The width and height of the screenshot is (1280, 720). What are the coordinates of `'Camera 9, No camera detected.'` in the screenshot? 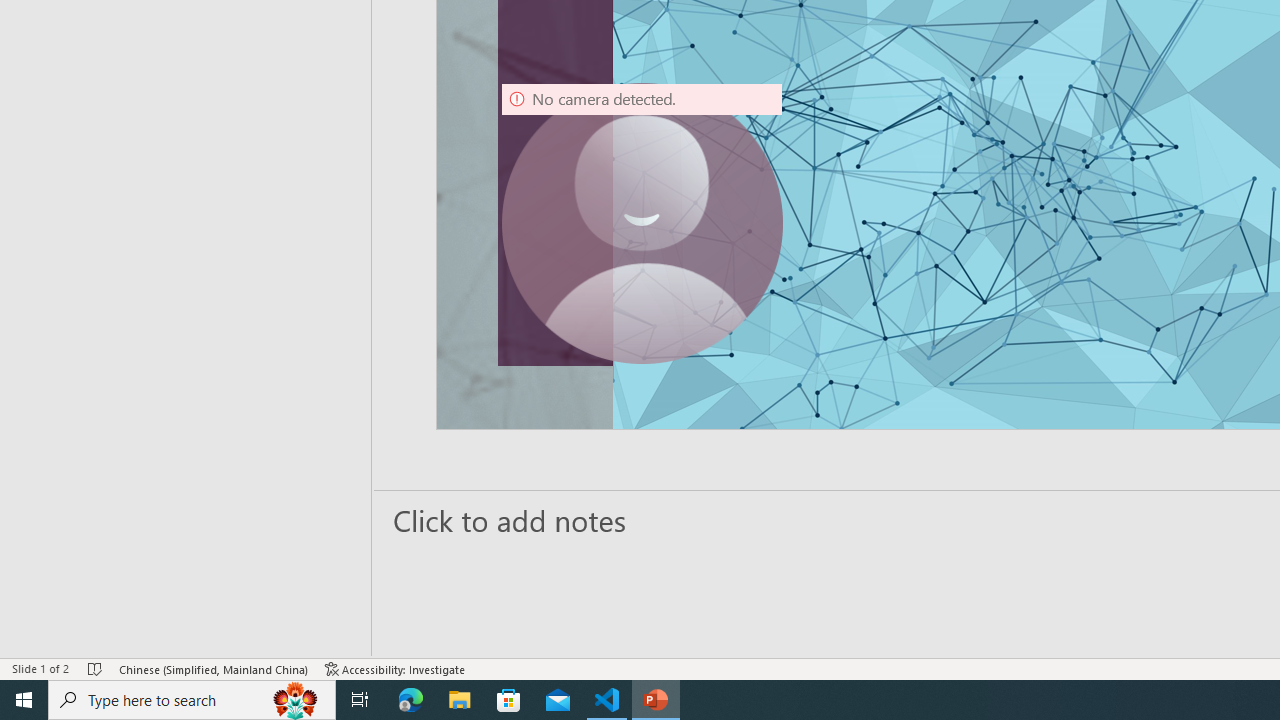 It's located at (641, 223).